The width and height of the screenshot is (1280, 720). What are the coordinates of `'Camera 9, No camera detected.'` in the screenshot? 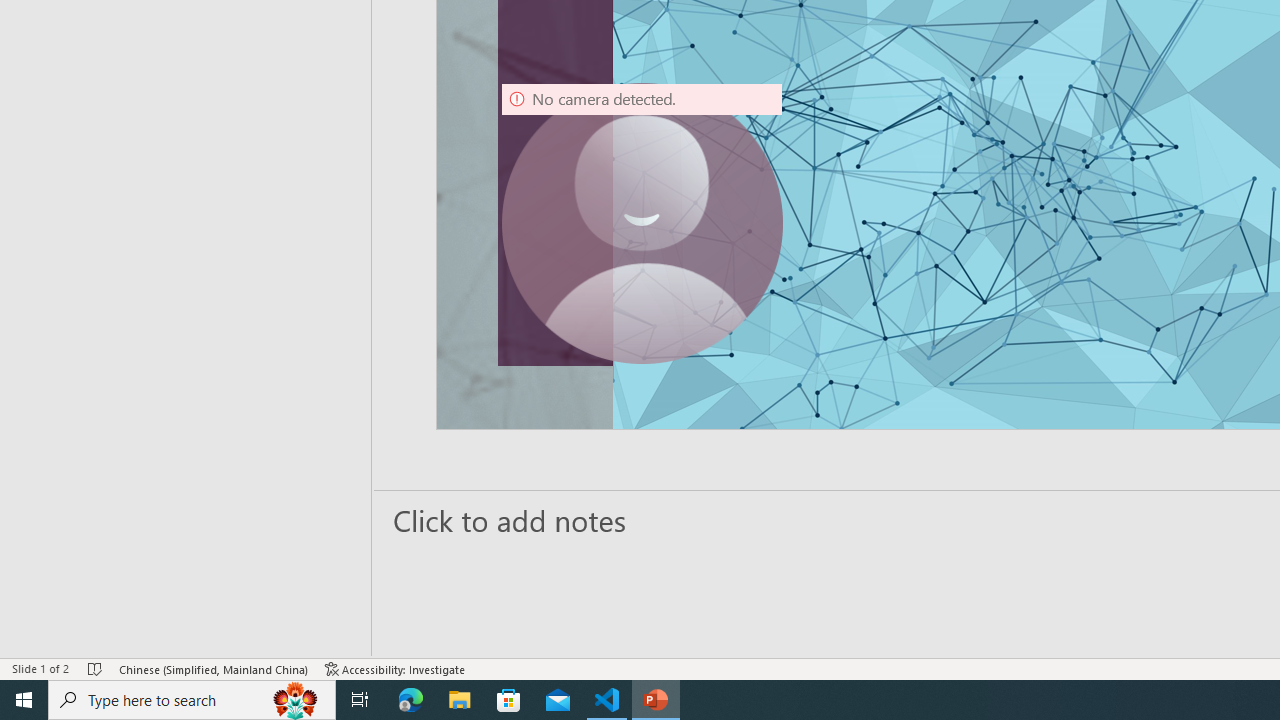 It's located at (641, 223).